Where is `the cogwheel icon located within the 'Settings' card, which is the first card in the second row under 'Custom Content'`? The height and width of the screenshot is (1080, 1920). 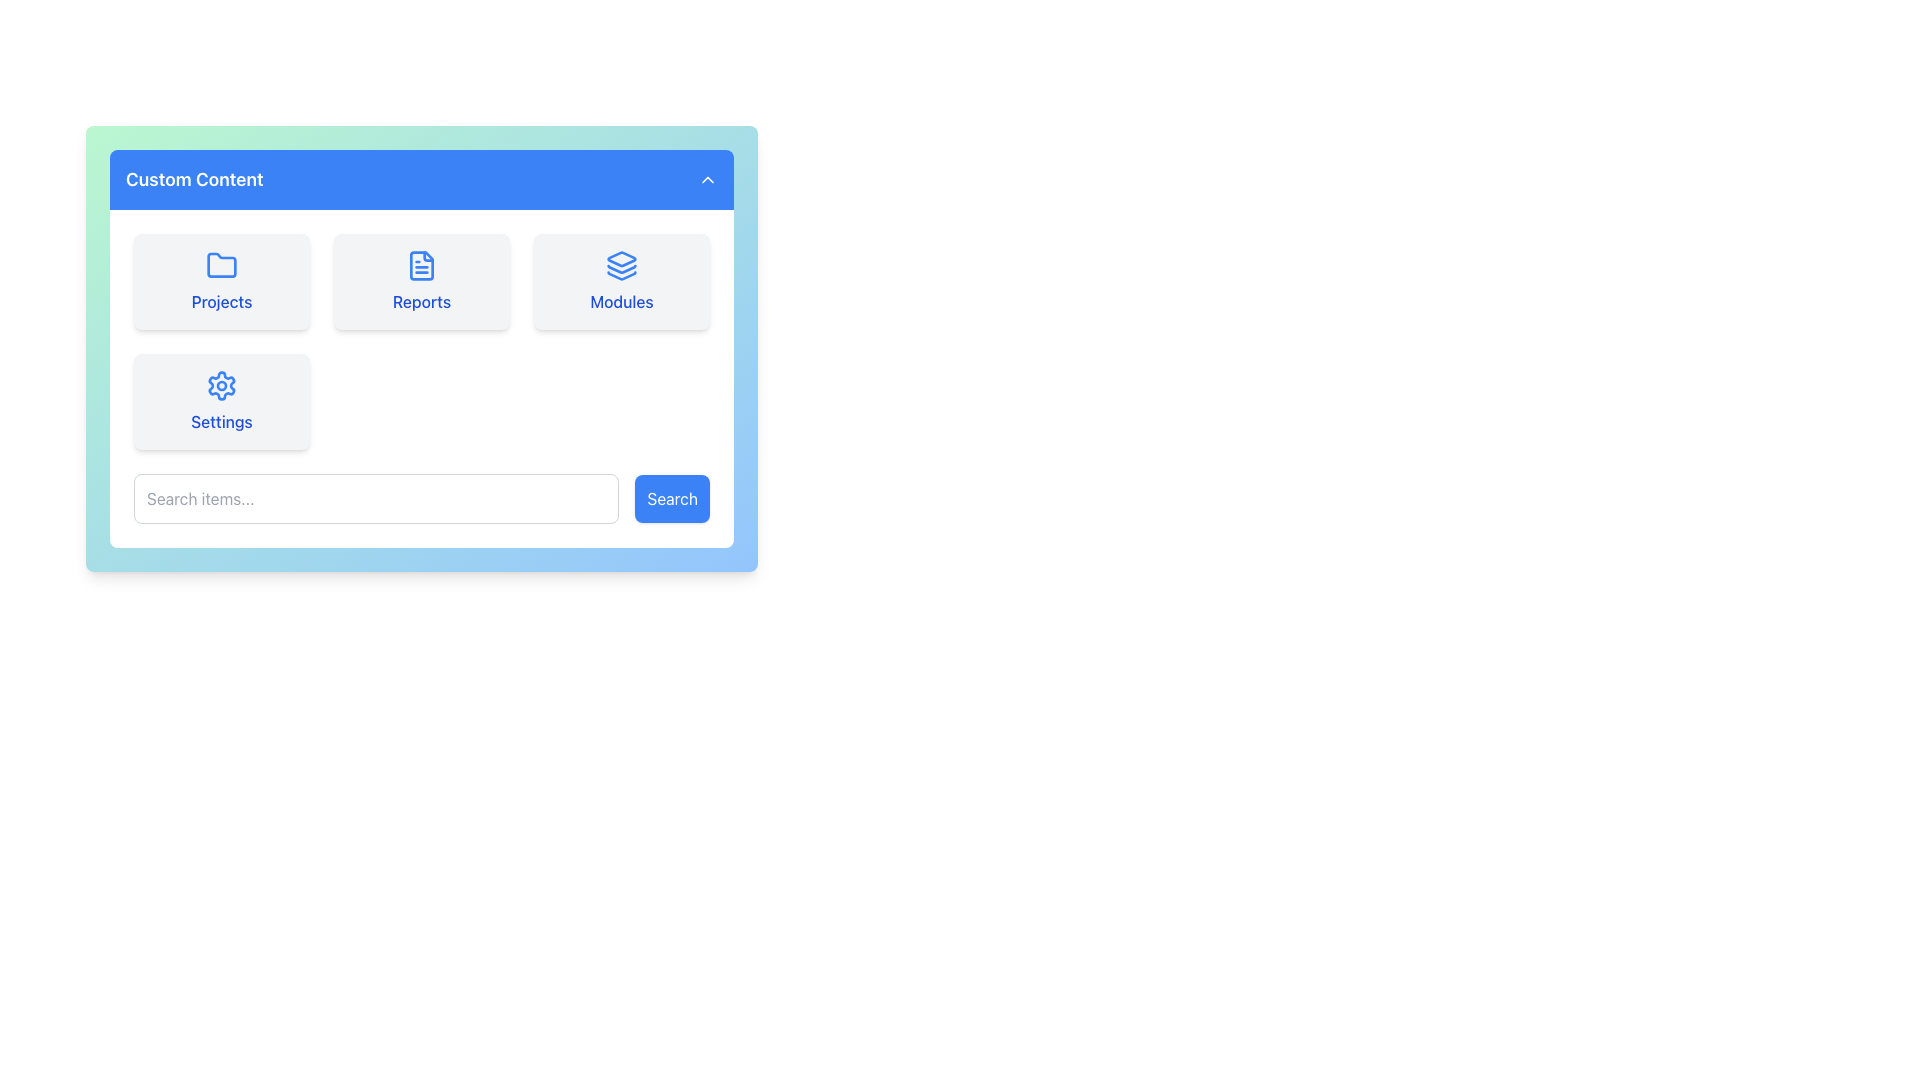 the cogwheel icon located within the 'Settings' card, which is the first card in the second row under 'Custom Content' is located at coordinates (221, 385).